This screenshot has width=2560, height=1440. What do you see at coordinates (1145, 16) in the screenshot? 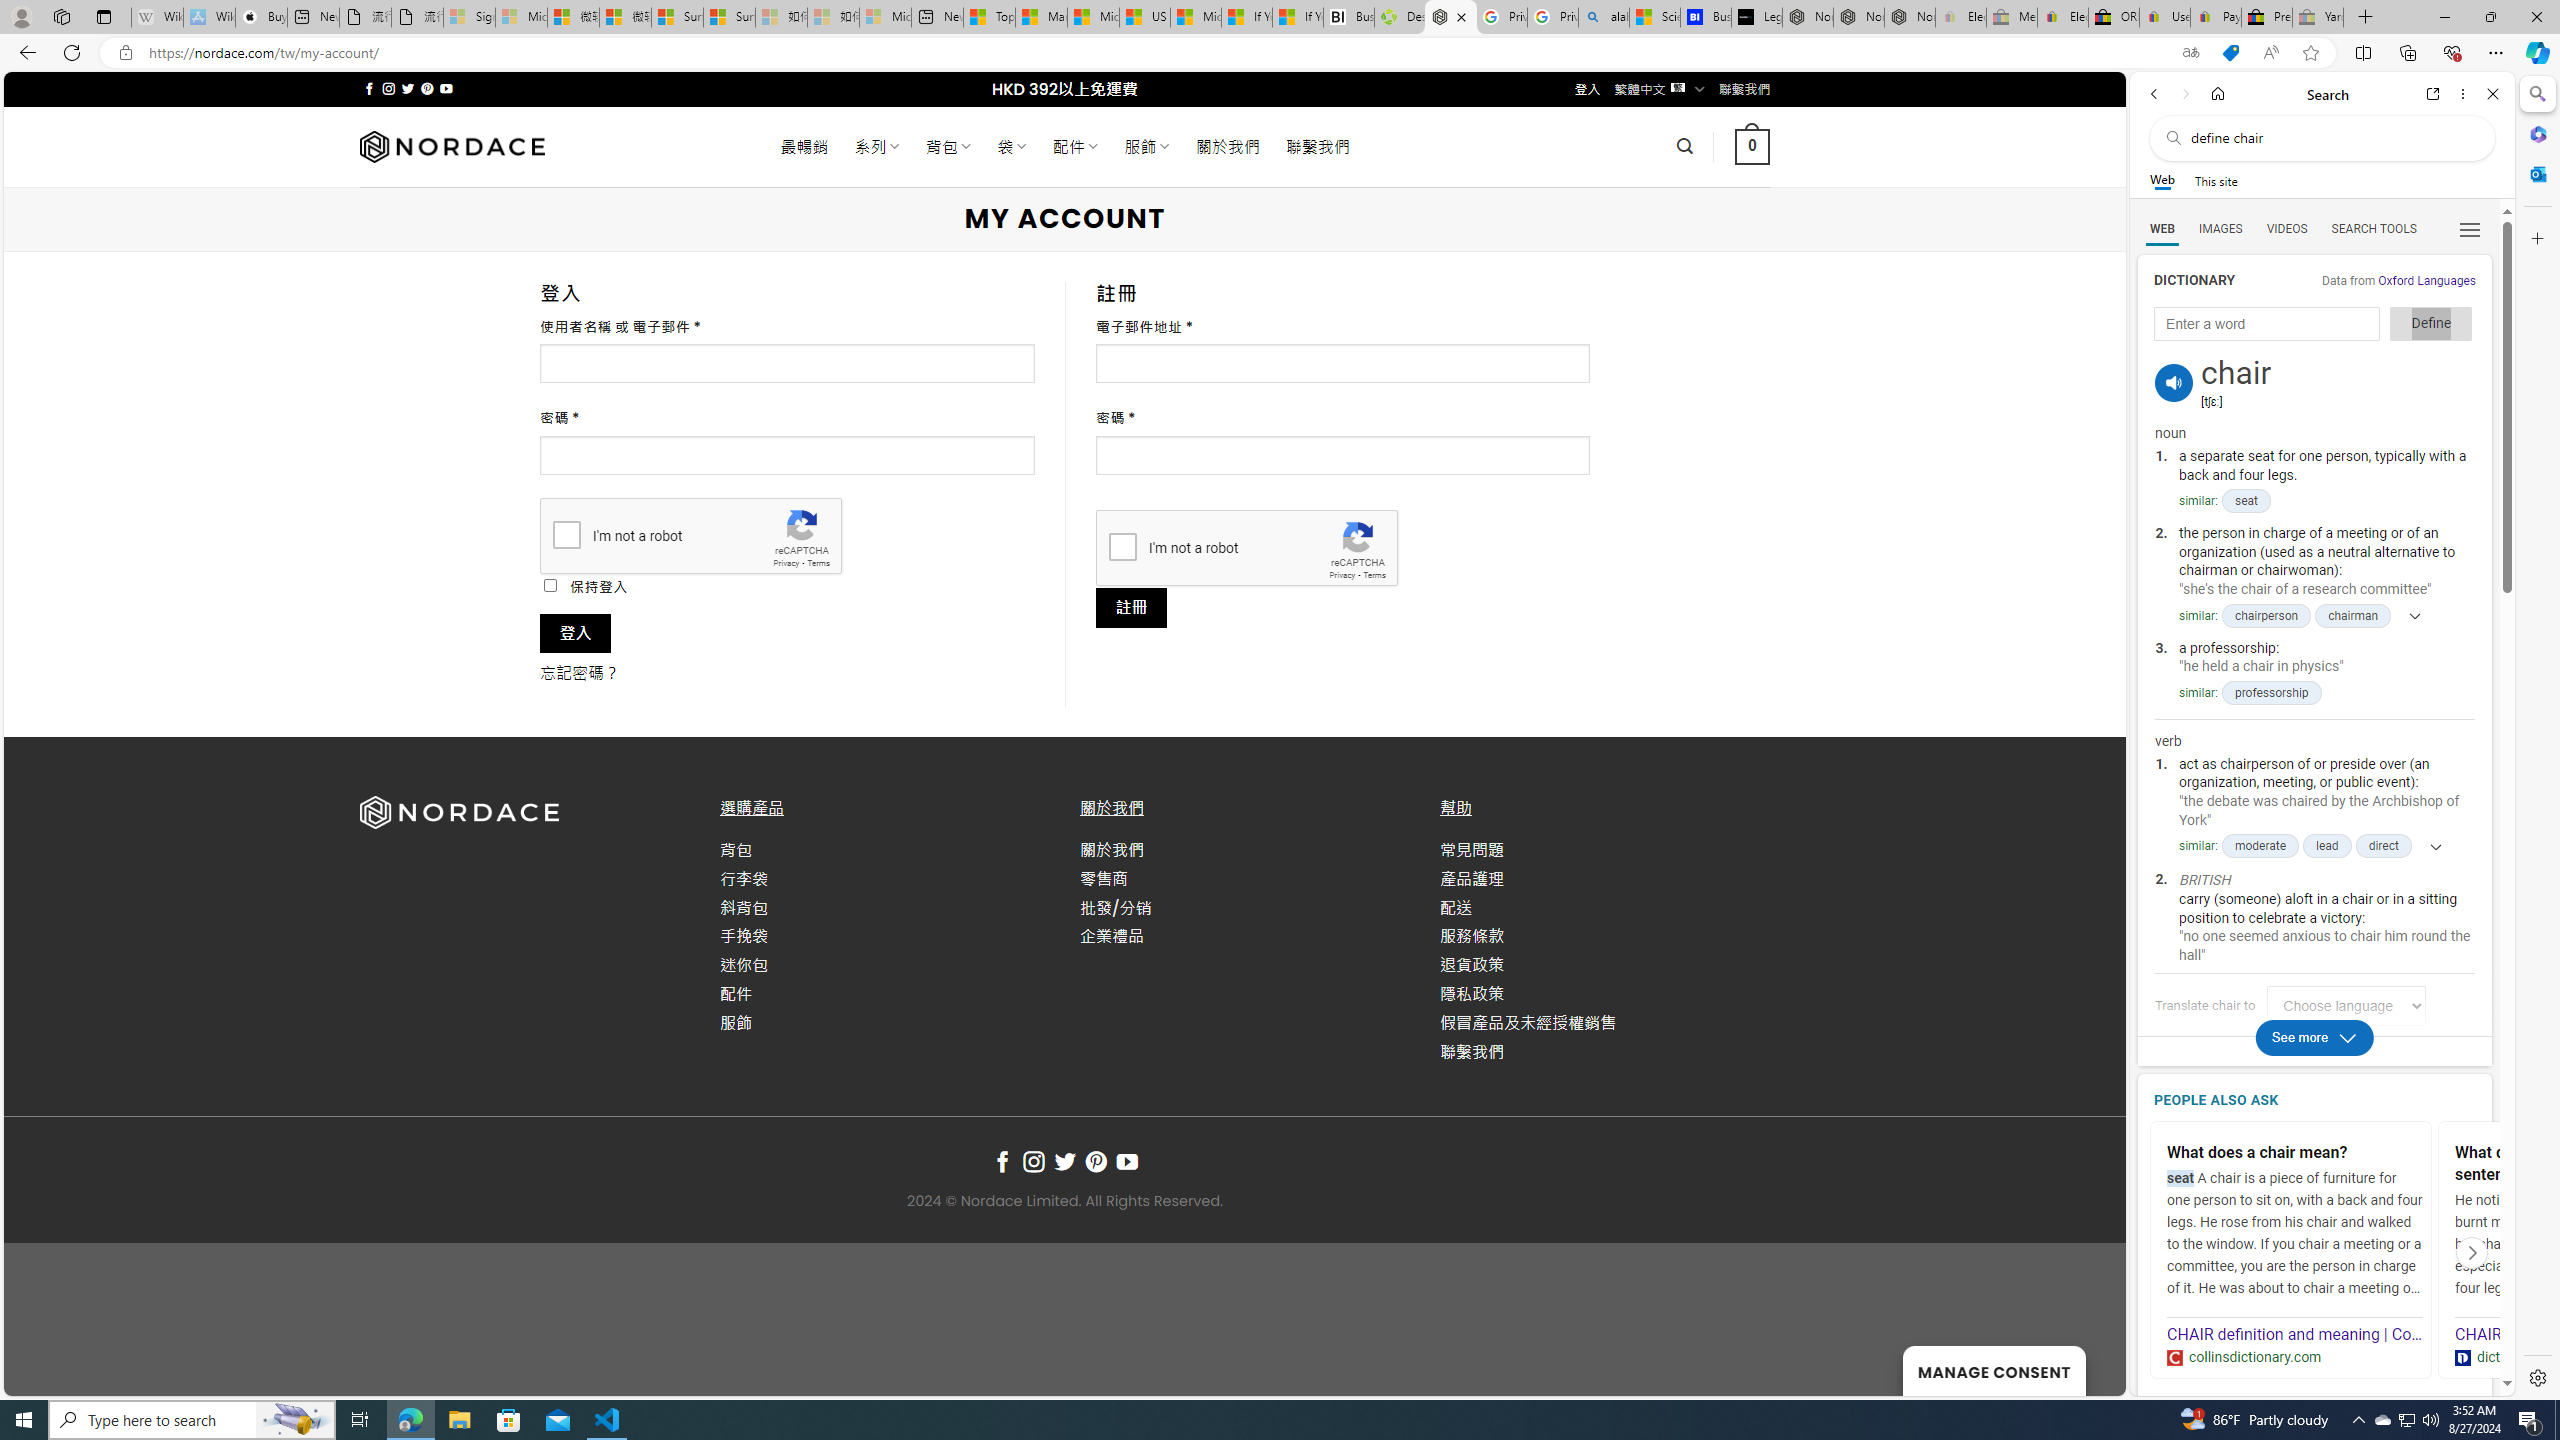
I see `'US Heat Deaths Soared To Record High Last Year'` at bounding box center [1145, 16].